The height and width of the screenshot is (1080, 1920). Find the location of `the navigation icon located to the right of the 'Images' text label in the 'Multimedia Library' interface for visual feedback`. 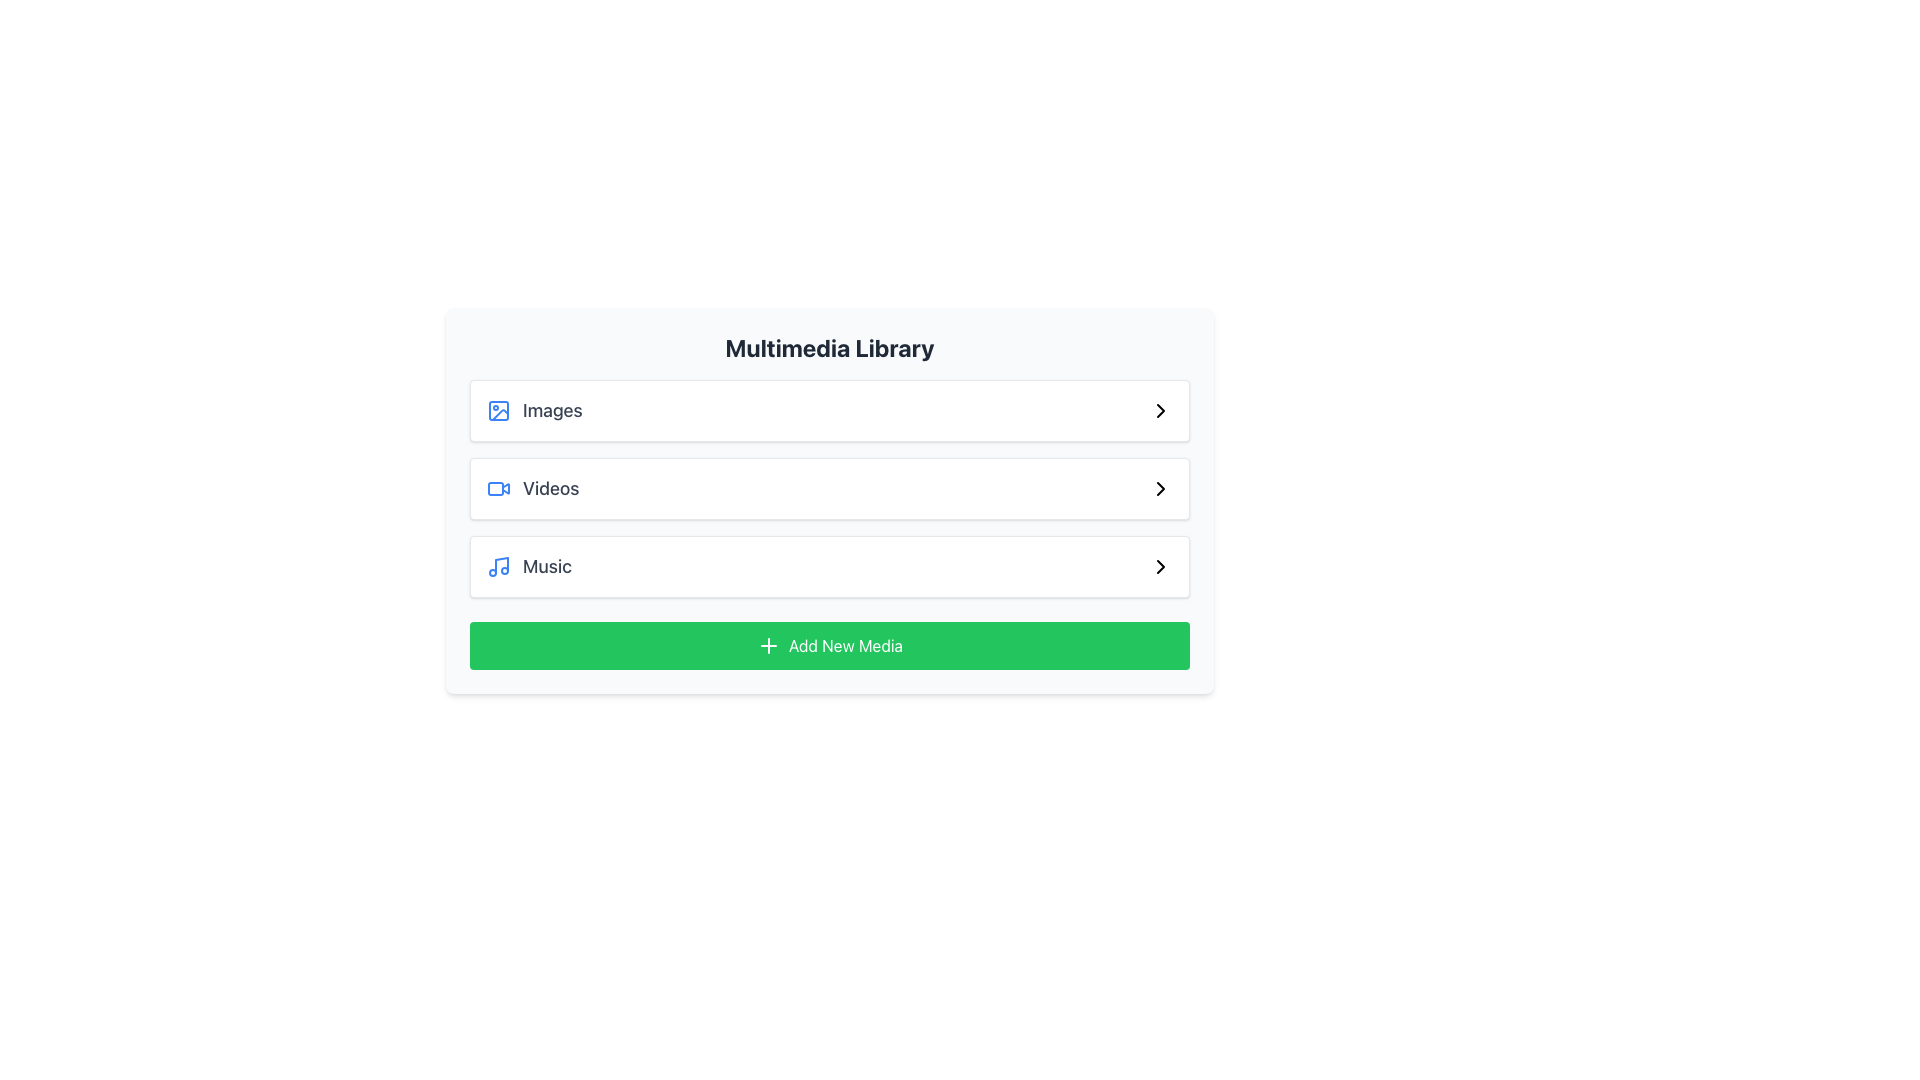

the navigation icon located to the right of the 'Images' text label in the 'Multimedia Library' interface for visual feedback is located at coordinates (1161, 410).